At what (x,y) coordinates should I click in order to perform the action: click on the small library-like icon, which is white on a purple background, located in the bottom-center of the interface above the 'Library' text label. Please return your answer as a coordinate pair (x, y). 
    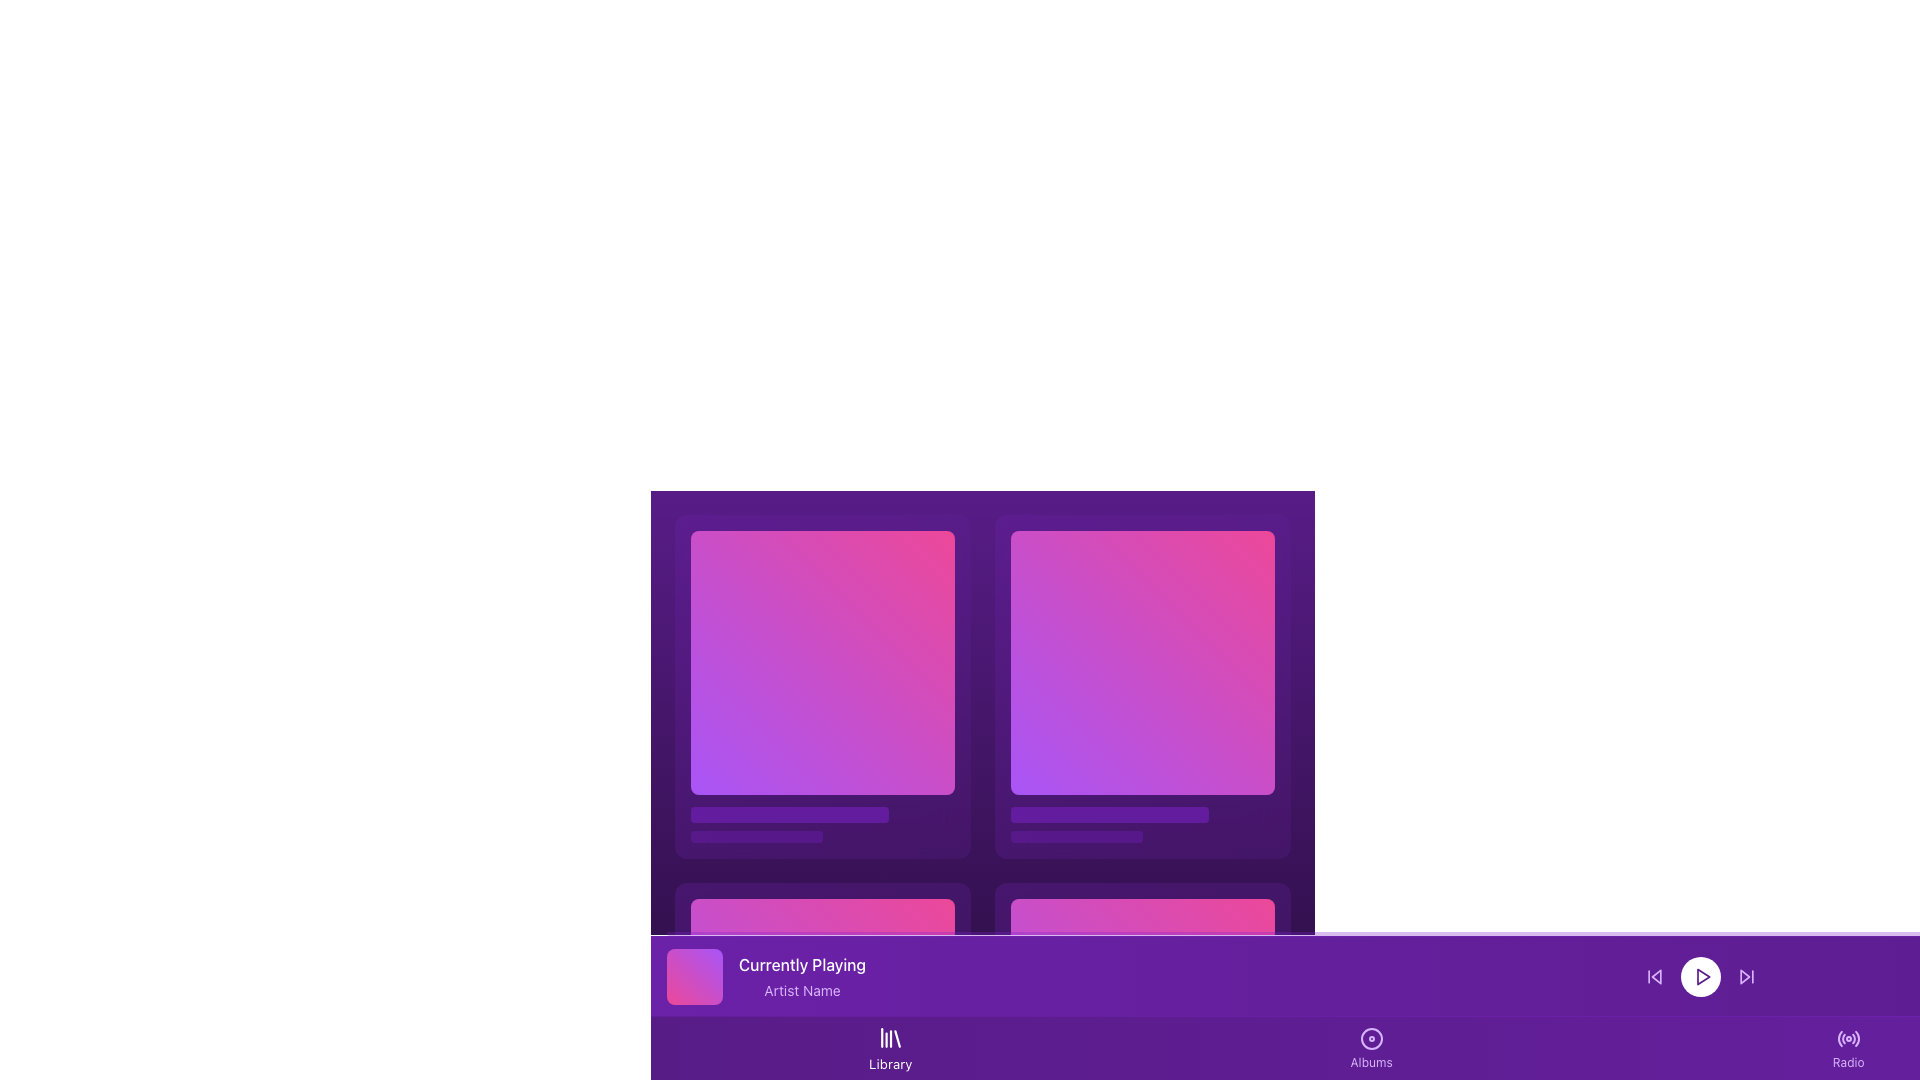
    Looking at the image, I should click on (889, 1036).